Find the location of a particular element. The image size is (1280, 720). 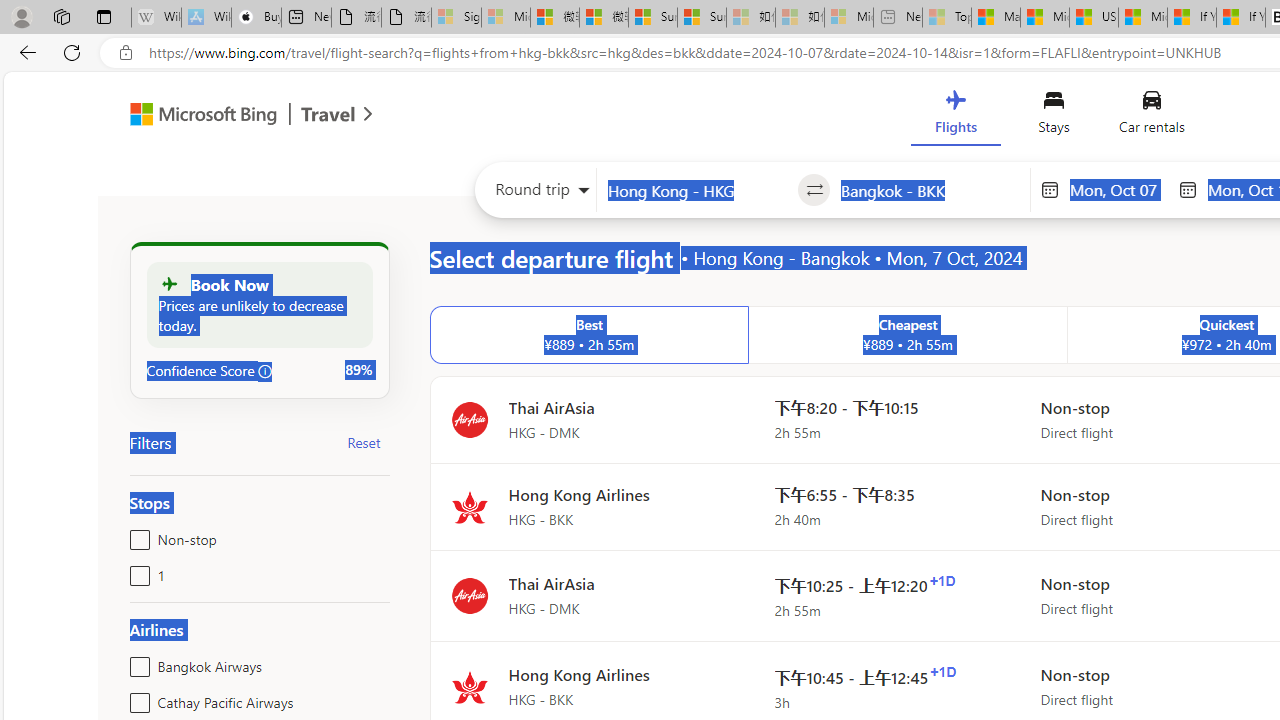

'Class: msft-bing-logo msft-bing-logo-desktop' is located at coordinates (199, 114).